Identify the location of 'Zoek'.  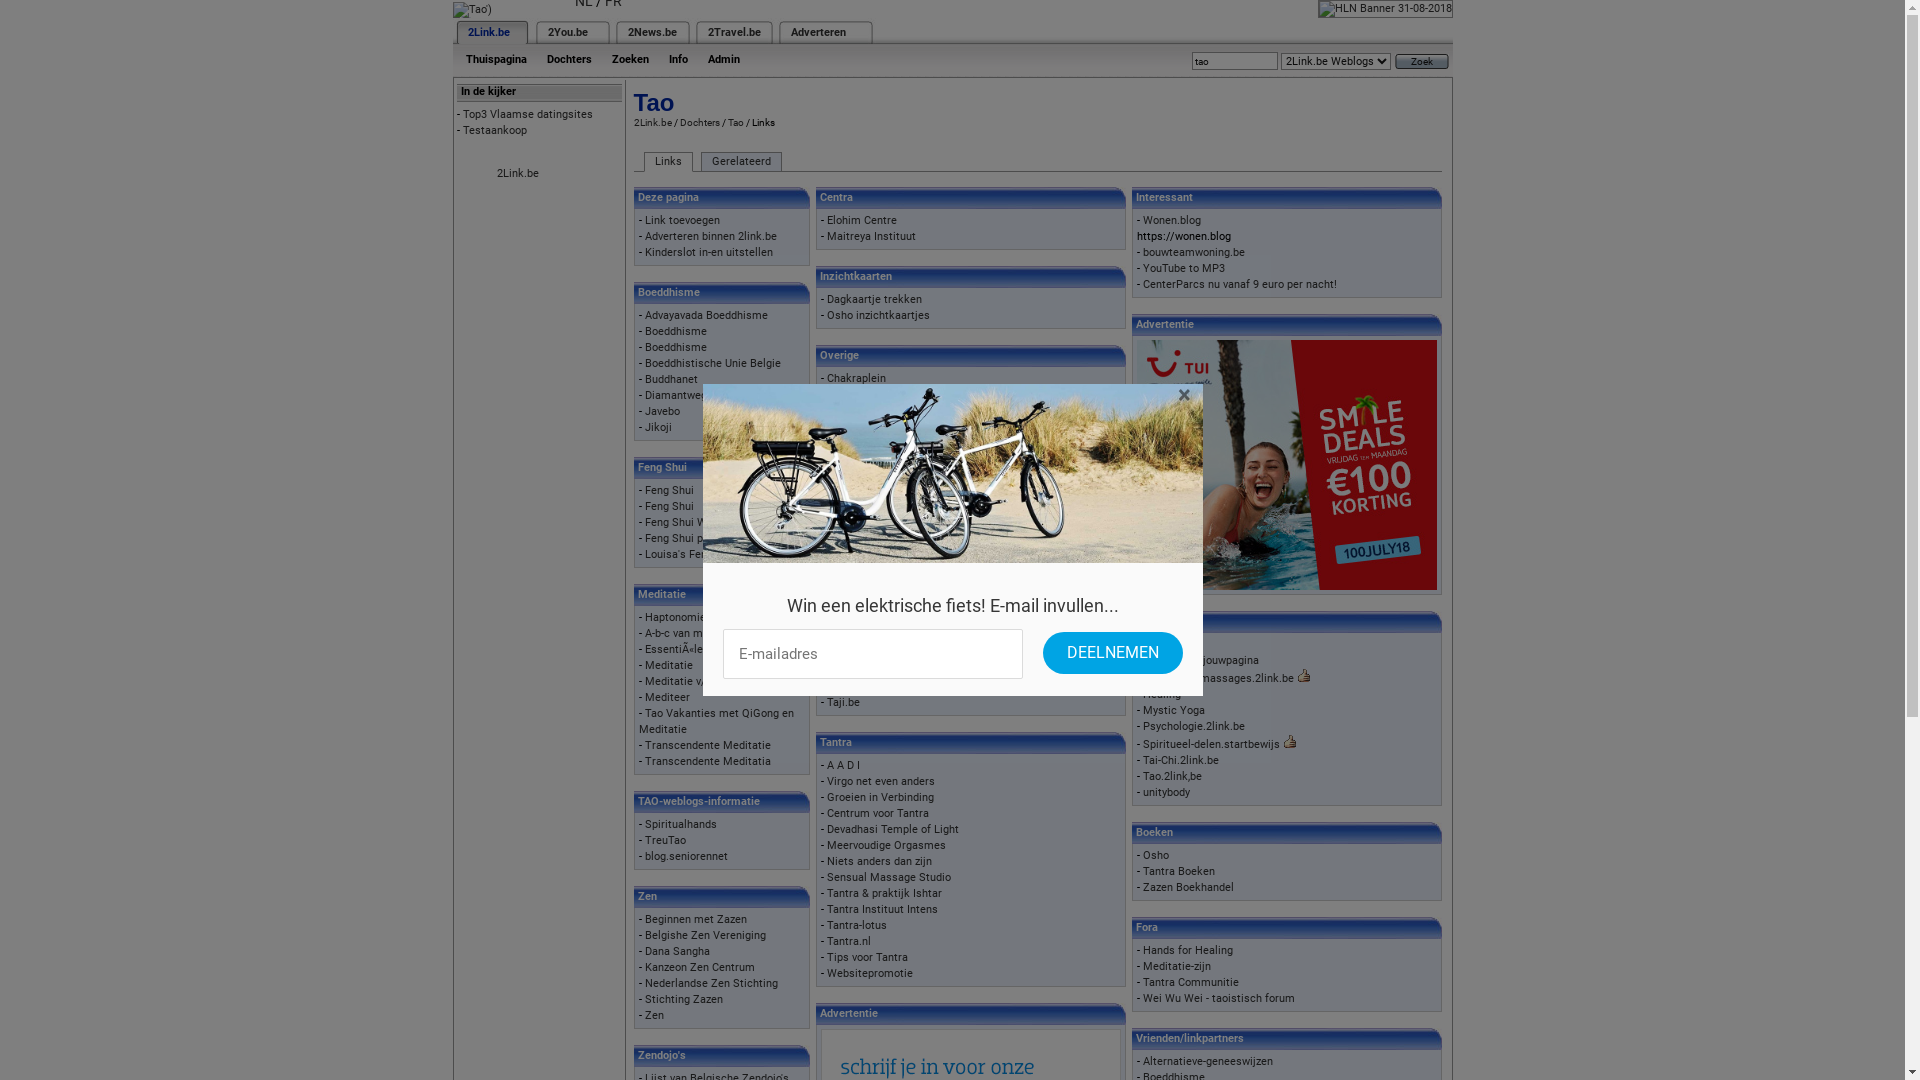
(1419, 60).